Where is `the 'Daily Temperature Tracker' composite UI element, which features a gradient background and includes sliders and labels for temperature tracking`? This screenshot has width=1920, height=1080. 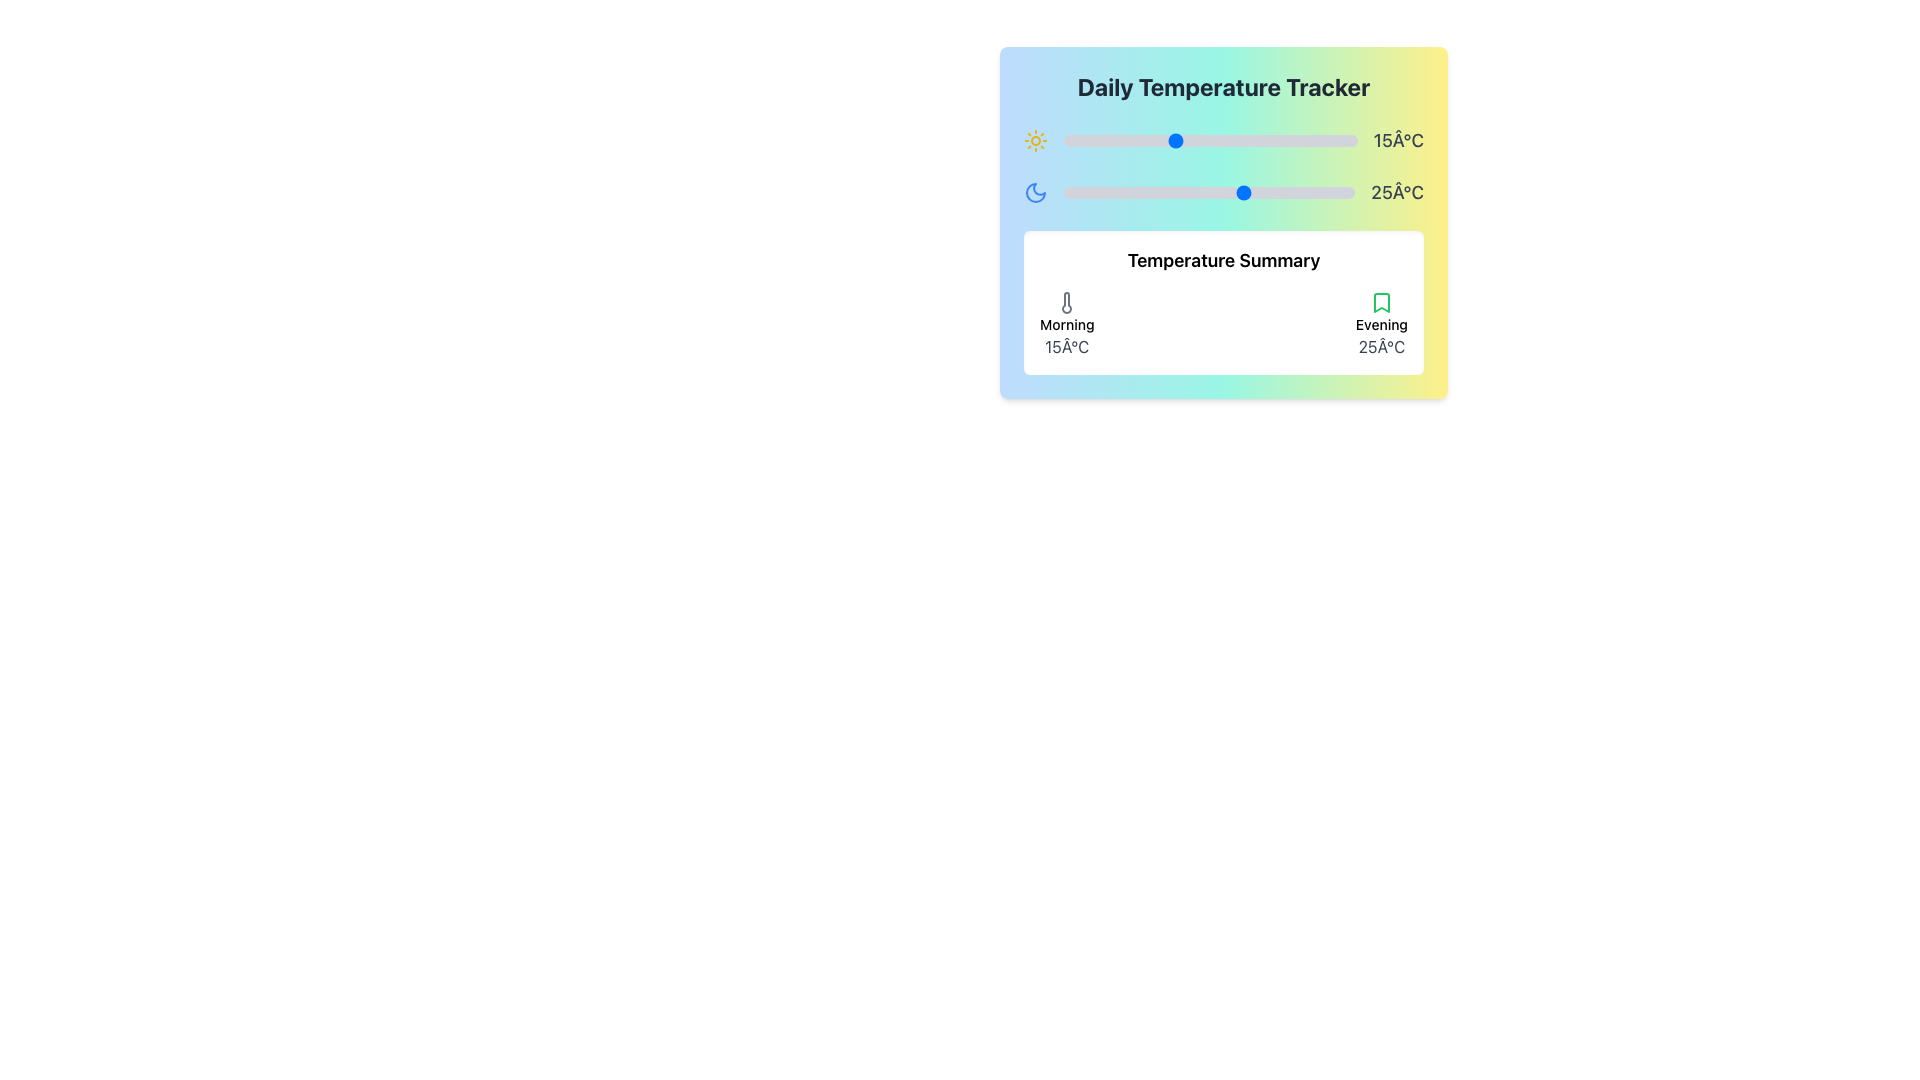 the 'Daily Temperature Tracker' composite UI element, which features a gradient background and includes sliders and labels for temperature tracking is located at coordinates (1223, 223).